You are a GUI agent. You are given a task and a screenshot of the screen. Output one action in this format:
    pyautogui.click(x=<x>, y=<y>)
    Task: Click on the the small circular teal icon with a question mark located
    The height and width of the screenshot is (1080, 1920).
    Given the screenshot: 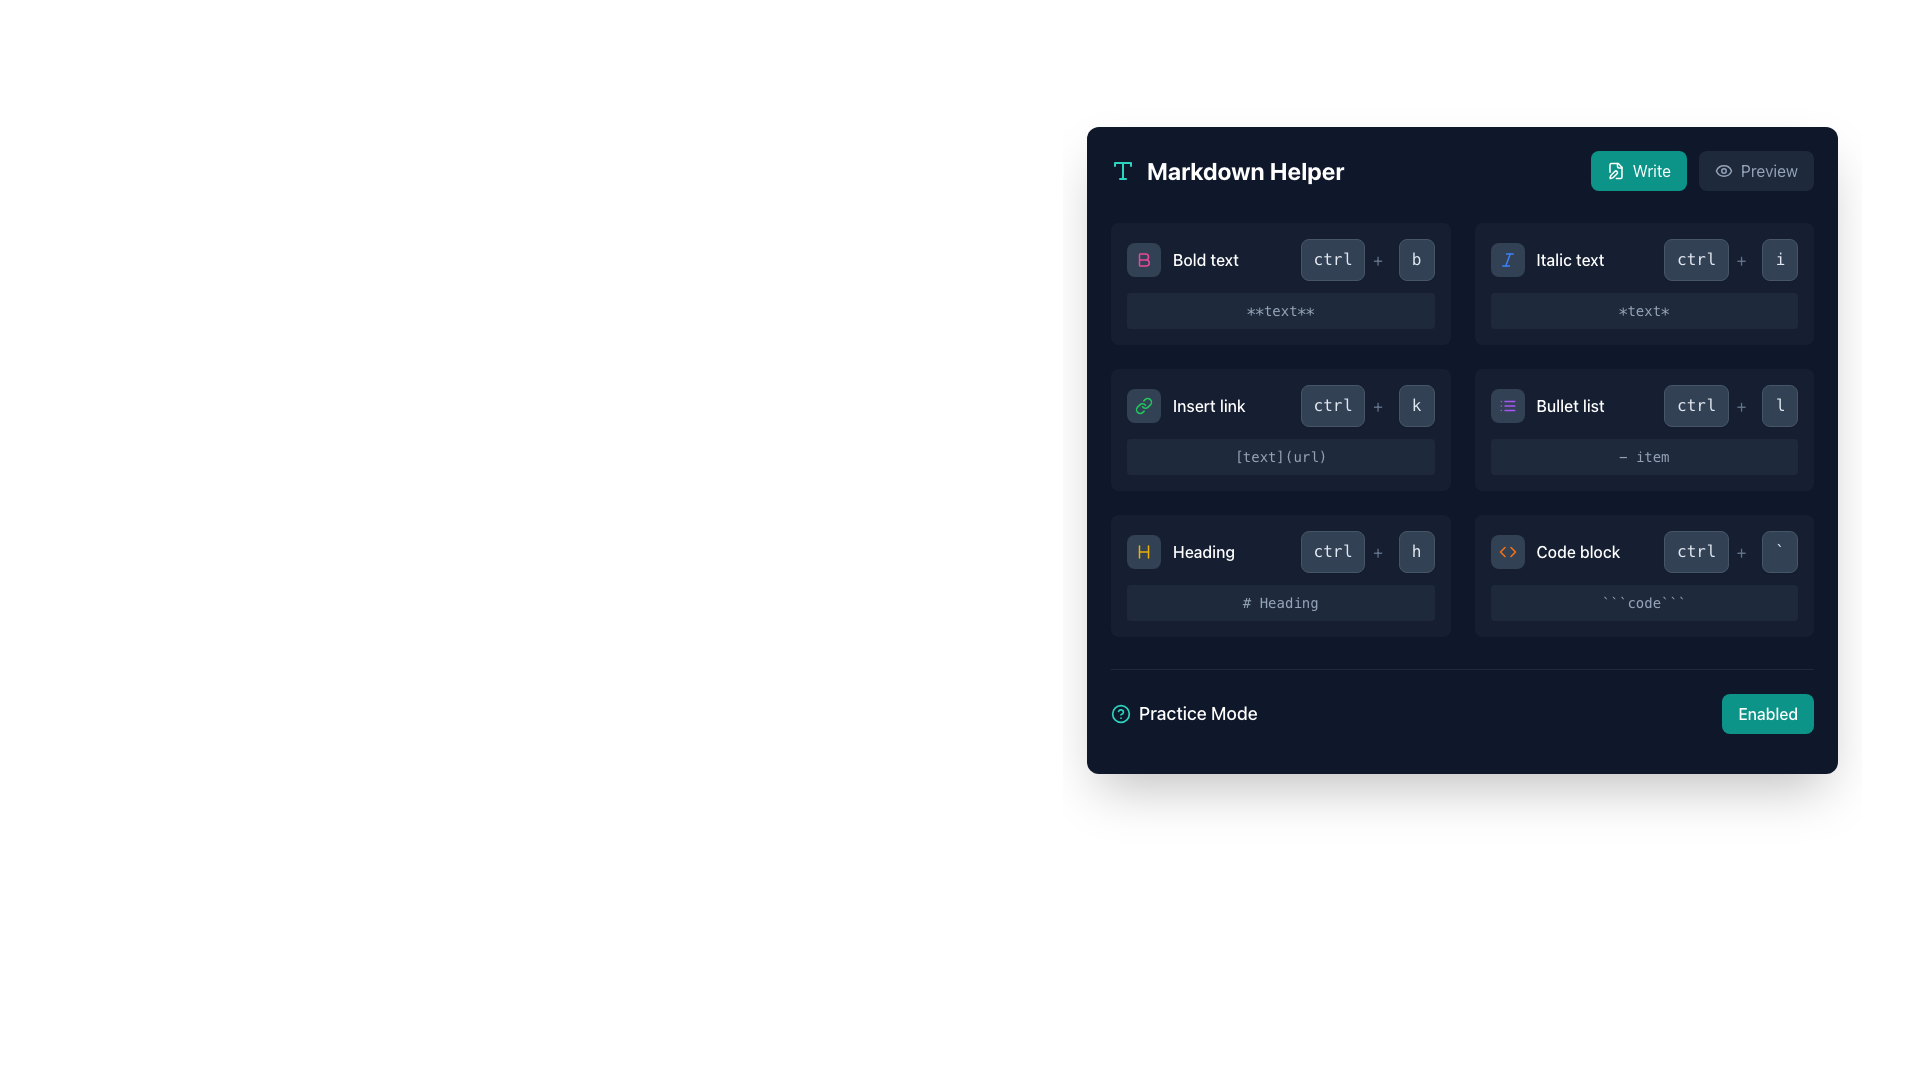 What is the action you would take?
    pyautogui.click(x=1121, y=712)
    